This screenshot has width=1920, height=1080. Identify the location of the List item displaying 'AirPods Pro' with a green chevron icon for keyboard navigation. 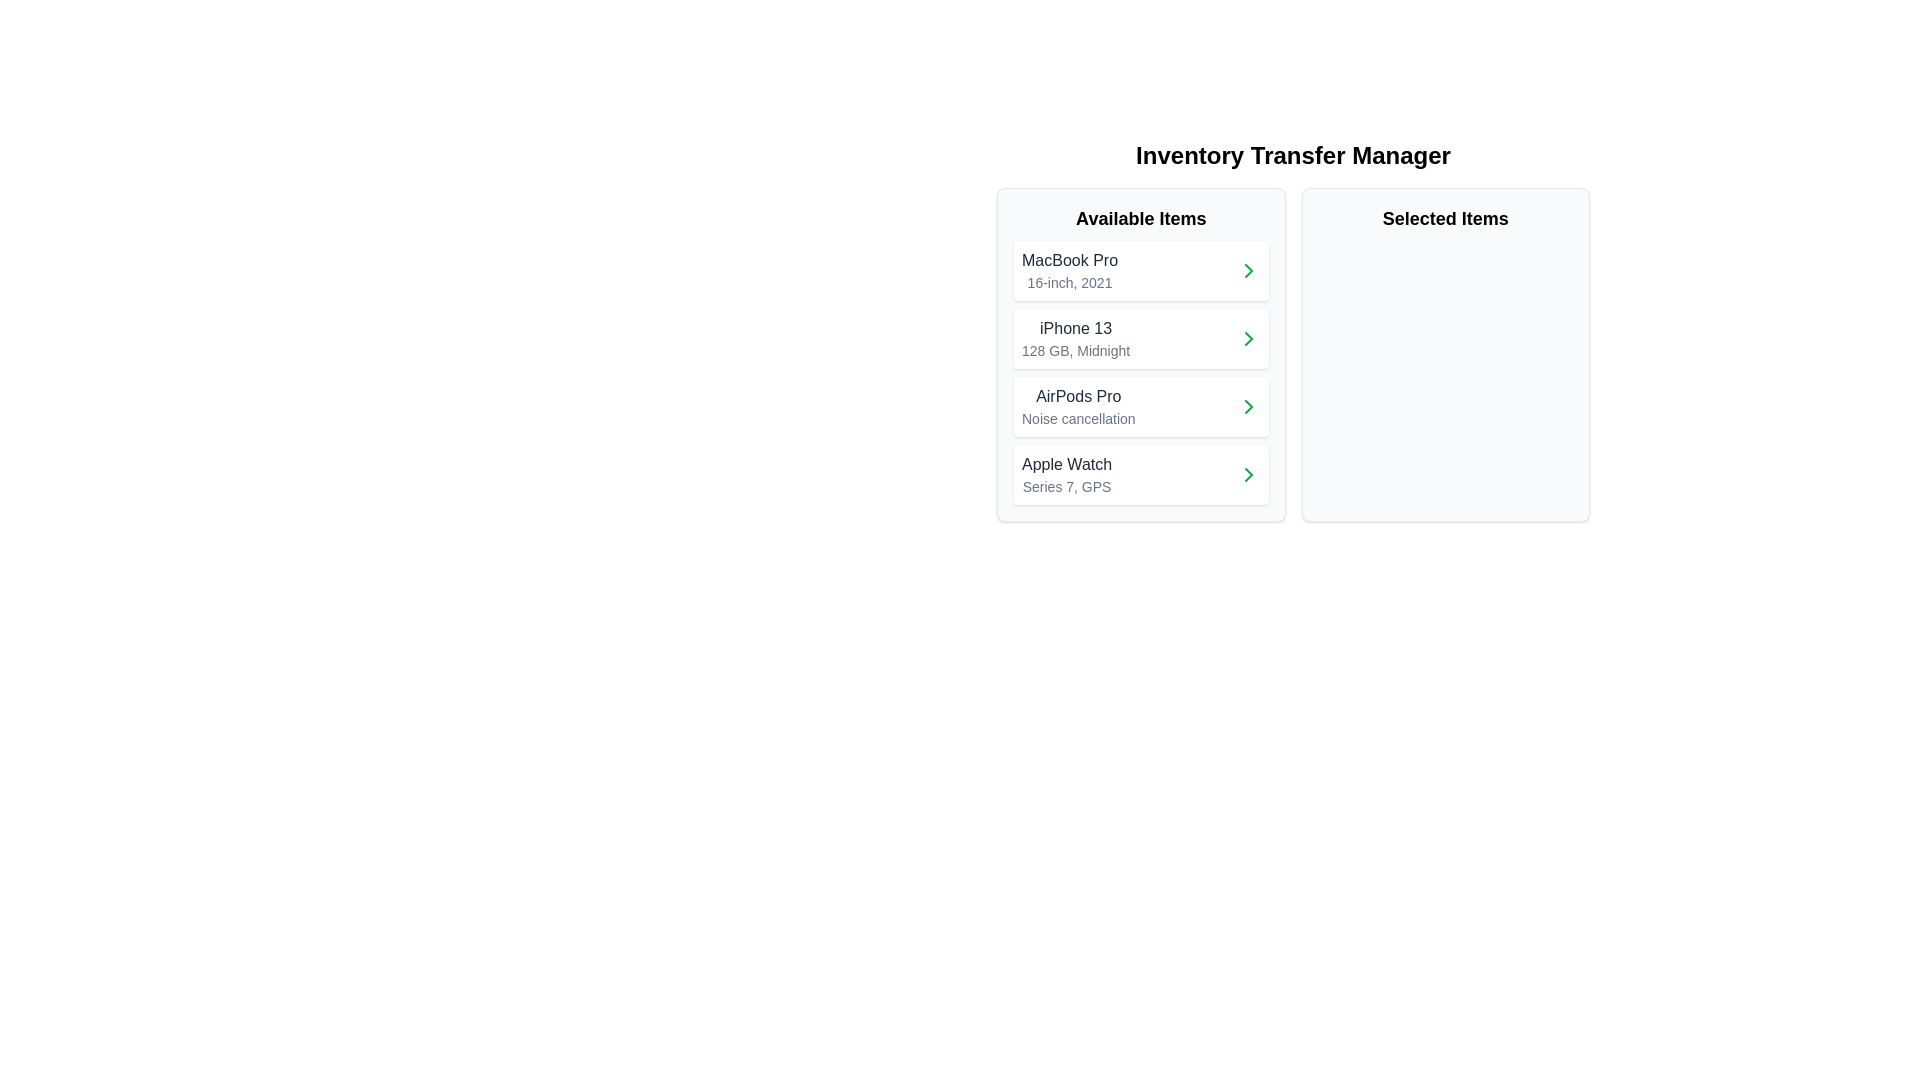
(1141, 406).